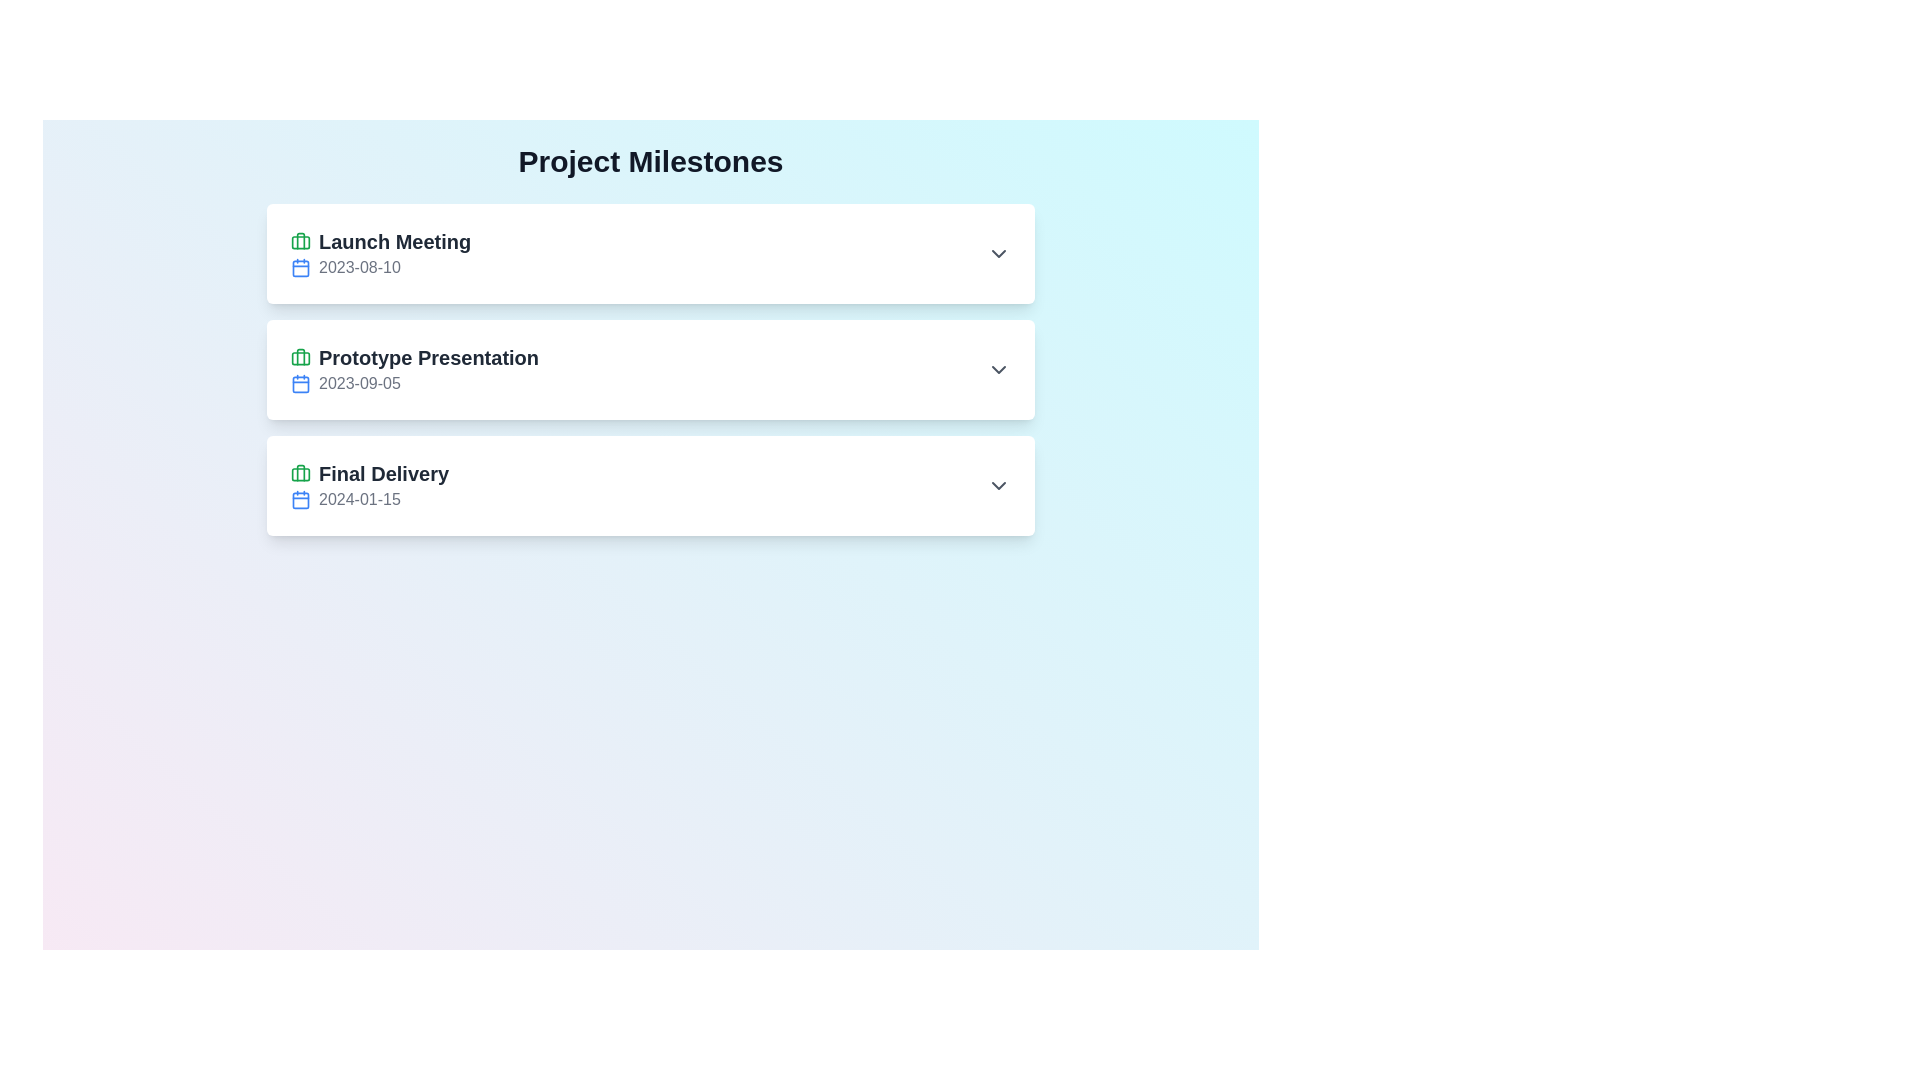  Describe the element at coordinates (414, 370) in the screenshot. I see `milestone details for 'Prototype Presentation 2023-09-05', which is the second item in the 'Project Milestones' section, featuring a bold heading and icons` at that location.